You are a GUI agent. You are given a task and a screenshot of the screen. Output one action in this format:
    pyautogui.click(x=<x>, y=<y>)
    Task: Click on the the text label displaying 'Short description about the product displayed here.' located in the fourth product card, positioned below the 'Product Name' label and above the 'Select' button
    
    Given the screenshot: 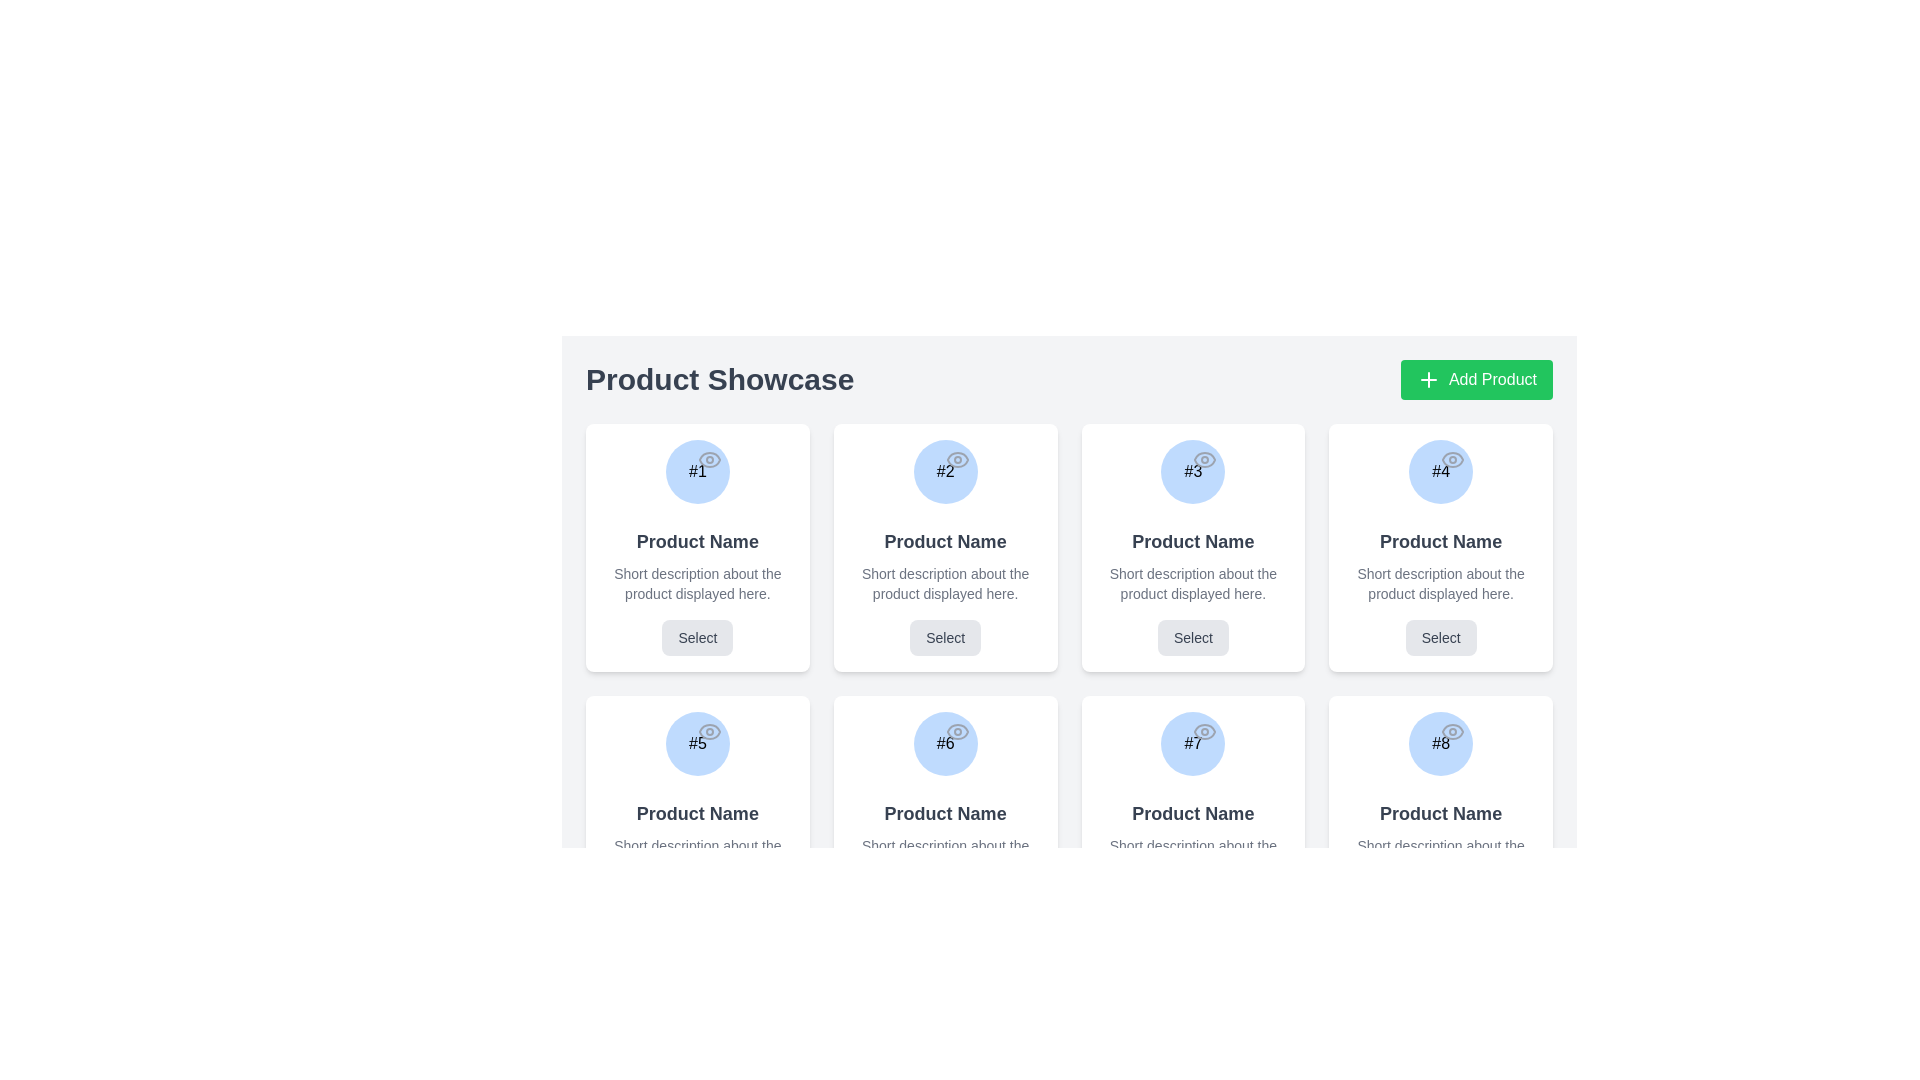 What is the action you would take?
    pyautogui.click(x=1441, y=583)
    